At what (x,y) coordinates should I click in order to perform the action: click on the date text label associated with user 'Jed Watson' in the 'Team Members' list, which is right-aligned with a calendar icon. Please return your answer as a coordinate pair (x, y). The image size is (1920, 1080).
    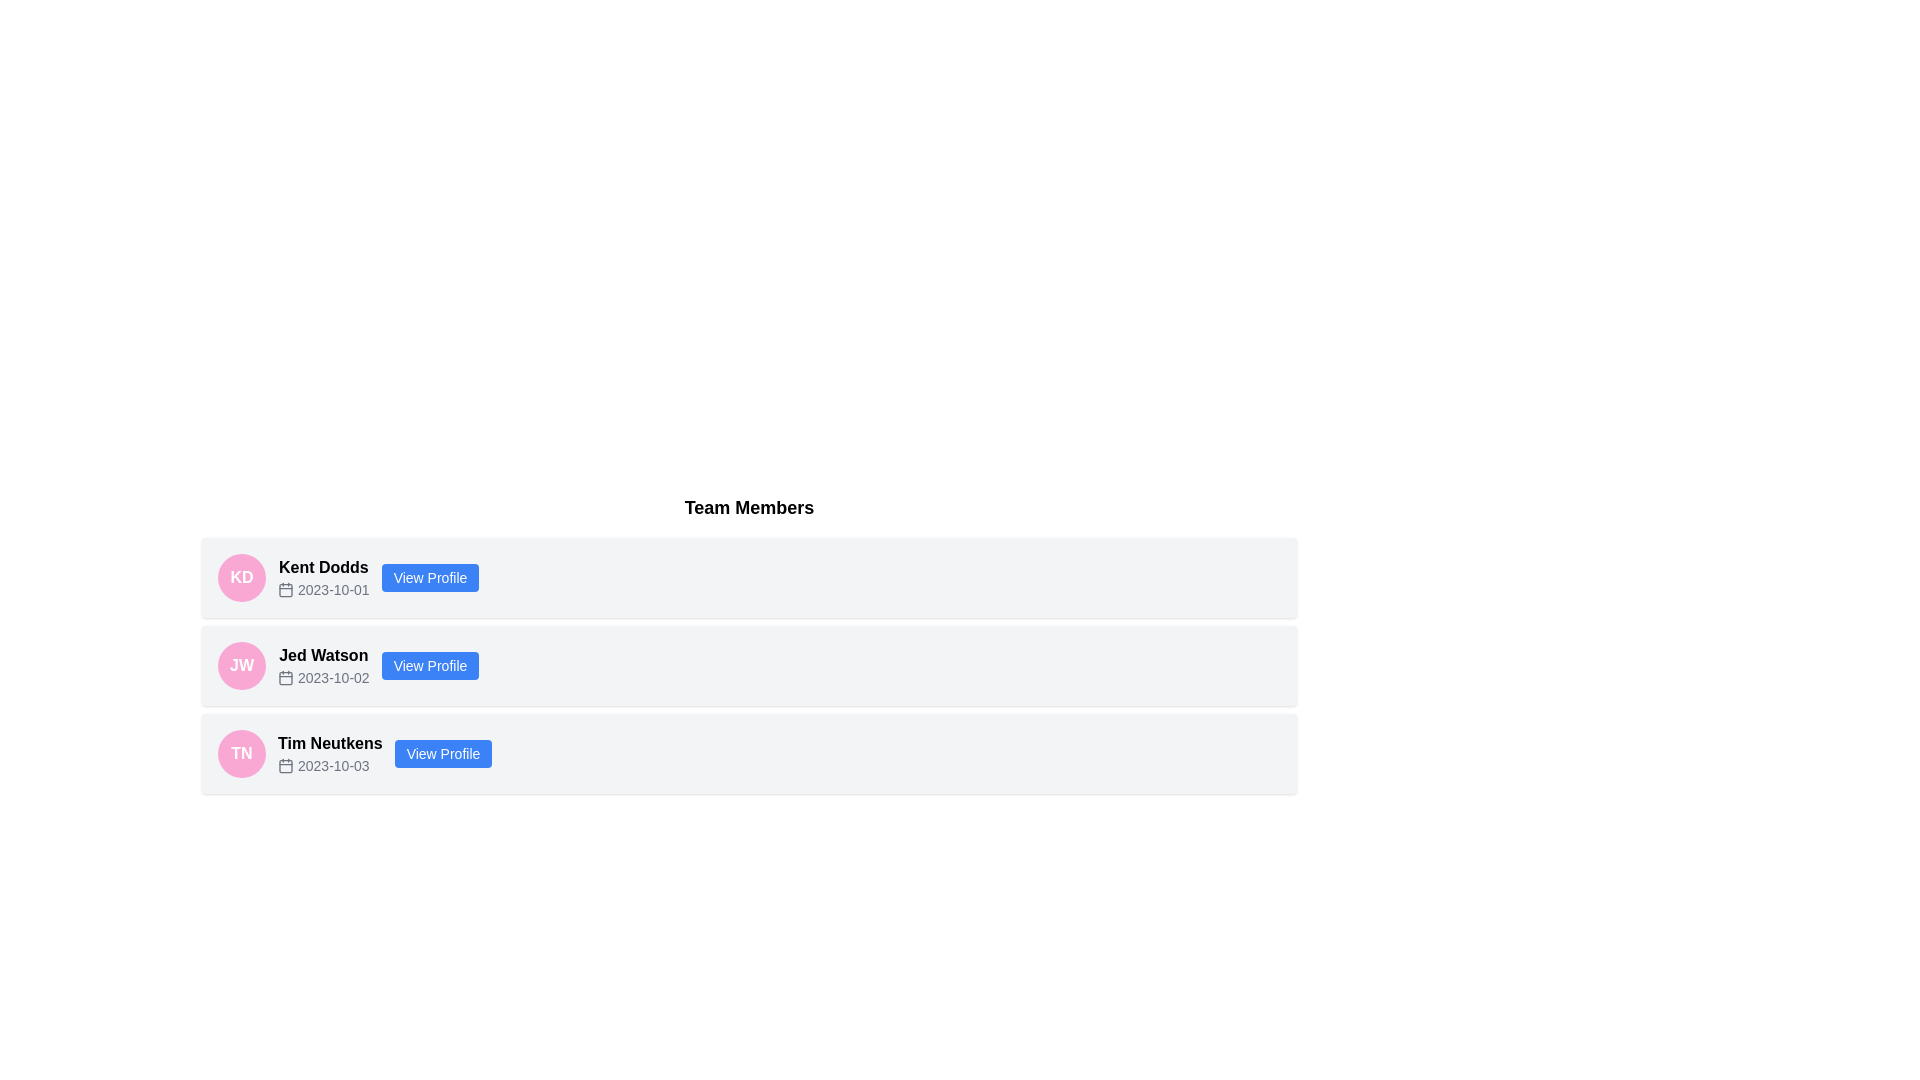
    Looking at the image, I should click on (333, 677).